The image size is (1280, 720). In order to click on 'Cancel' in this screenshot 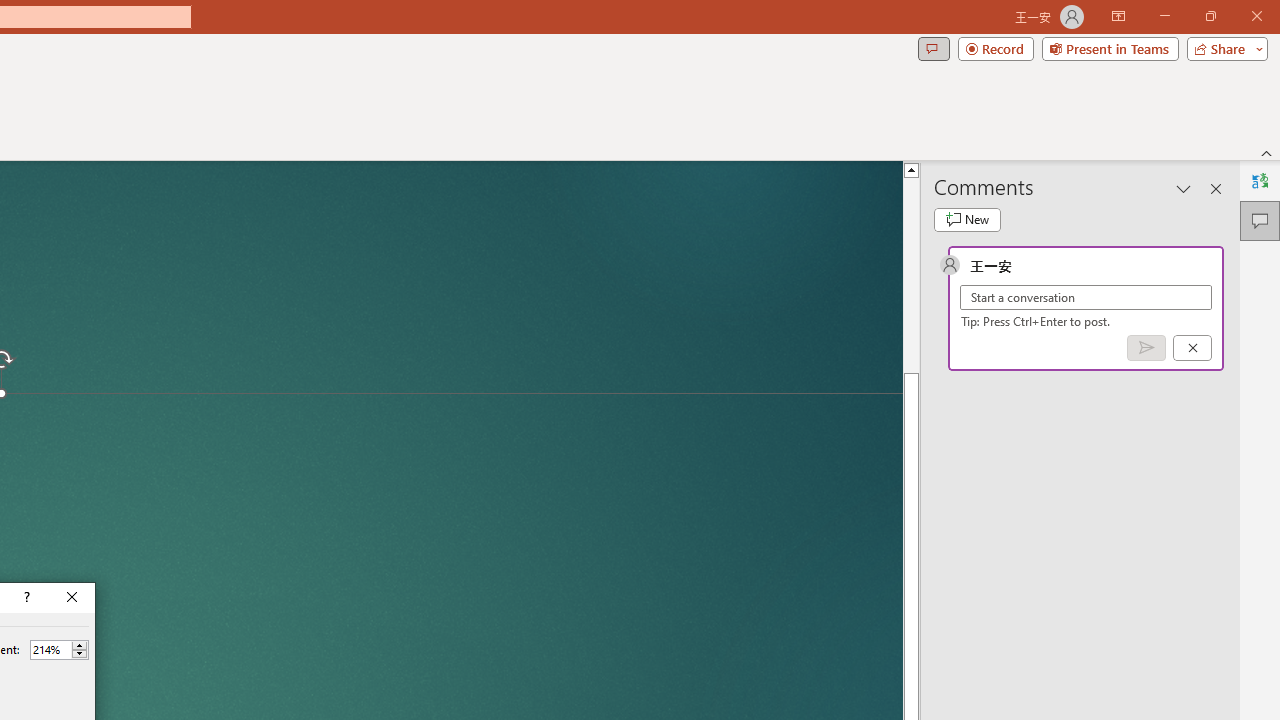, I will do `click(1192, 346)`.